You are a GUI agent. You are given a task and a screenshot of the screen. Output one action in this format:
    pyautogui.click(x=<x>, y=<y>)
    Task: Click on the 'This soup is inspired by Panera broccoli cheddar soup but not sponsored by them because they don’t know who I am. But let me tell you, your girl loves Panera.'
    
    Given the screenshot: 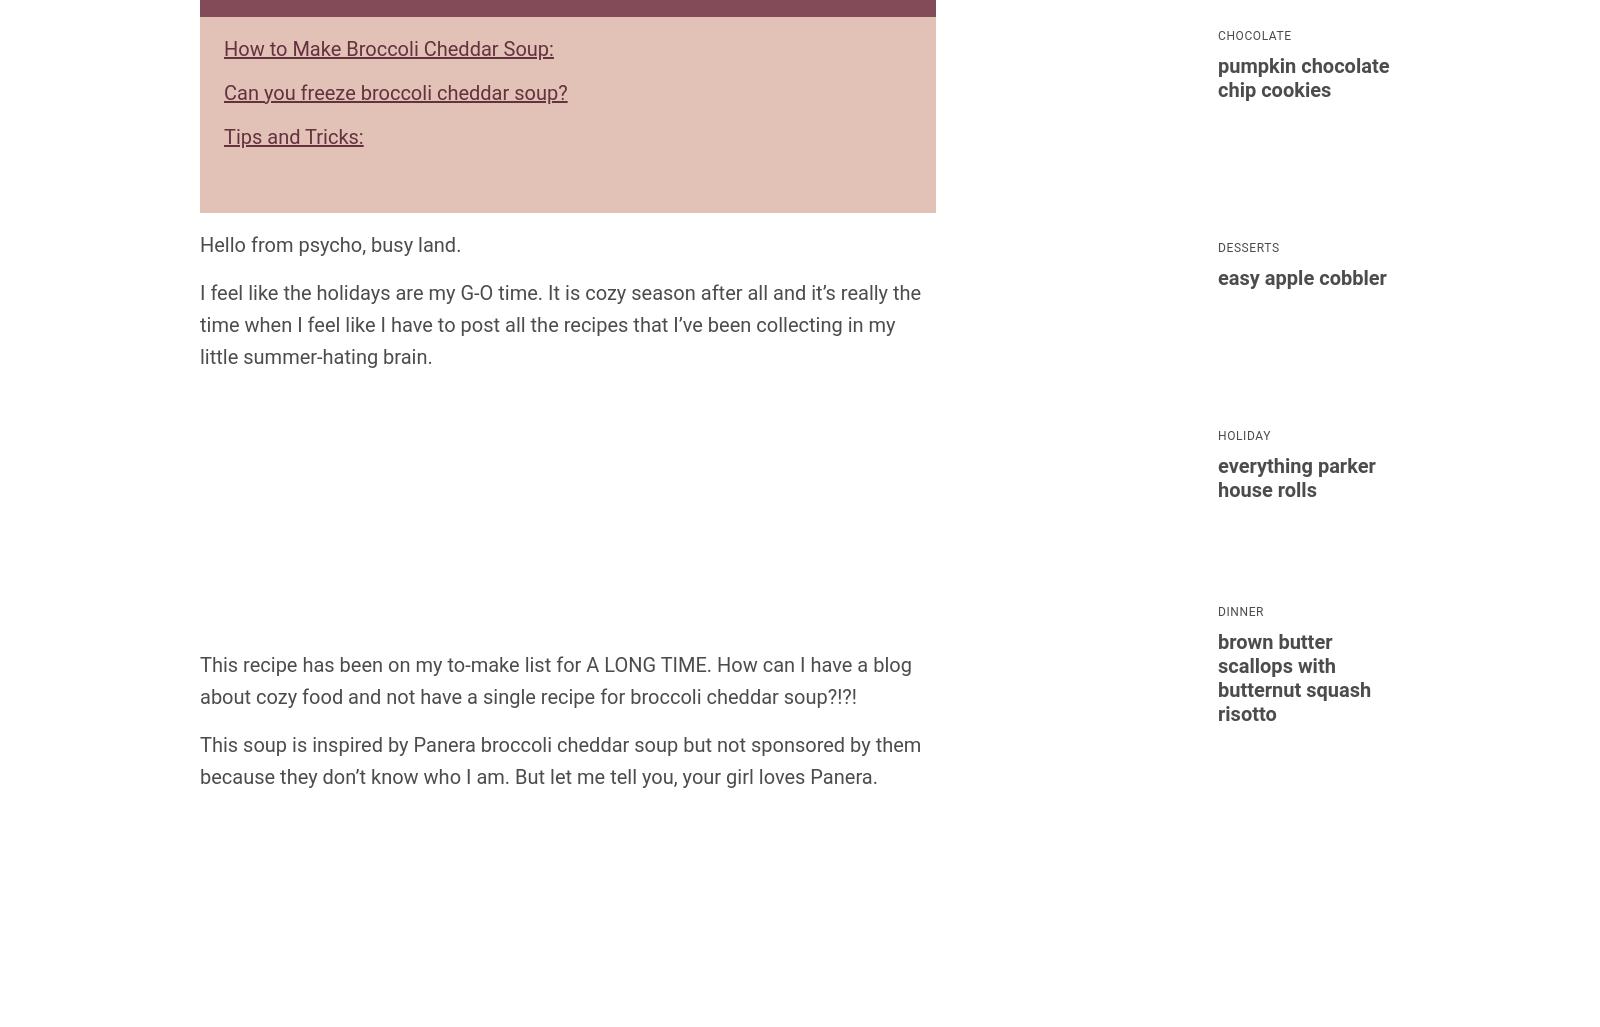 What is the action you would take?
    pyautogui.click(x=559, y=758)
    